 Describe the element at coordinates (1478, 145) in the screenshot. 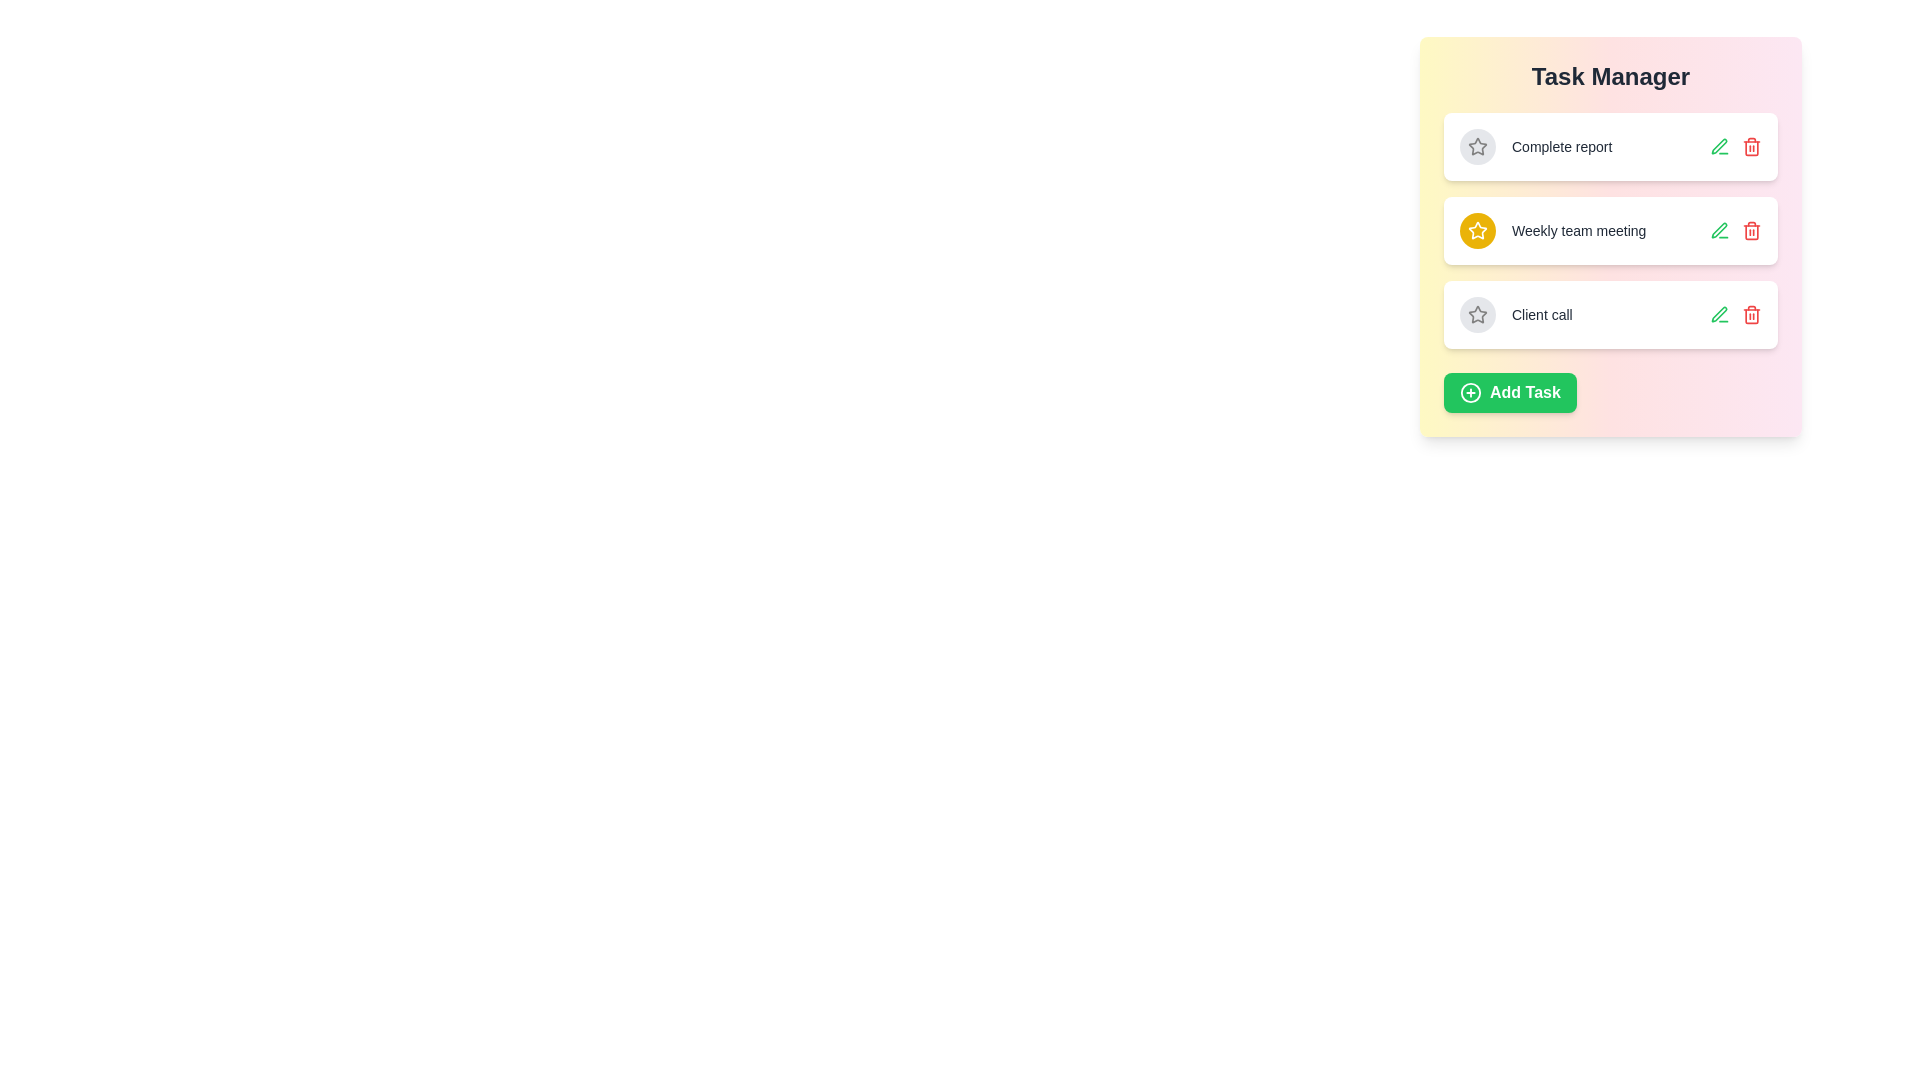

I see `the star icon of the task titled Complete report to toggle its importance` at that location.